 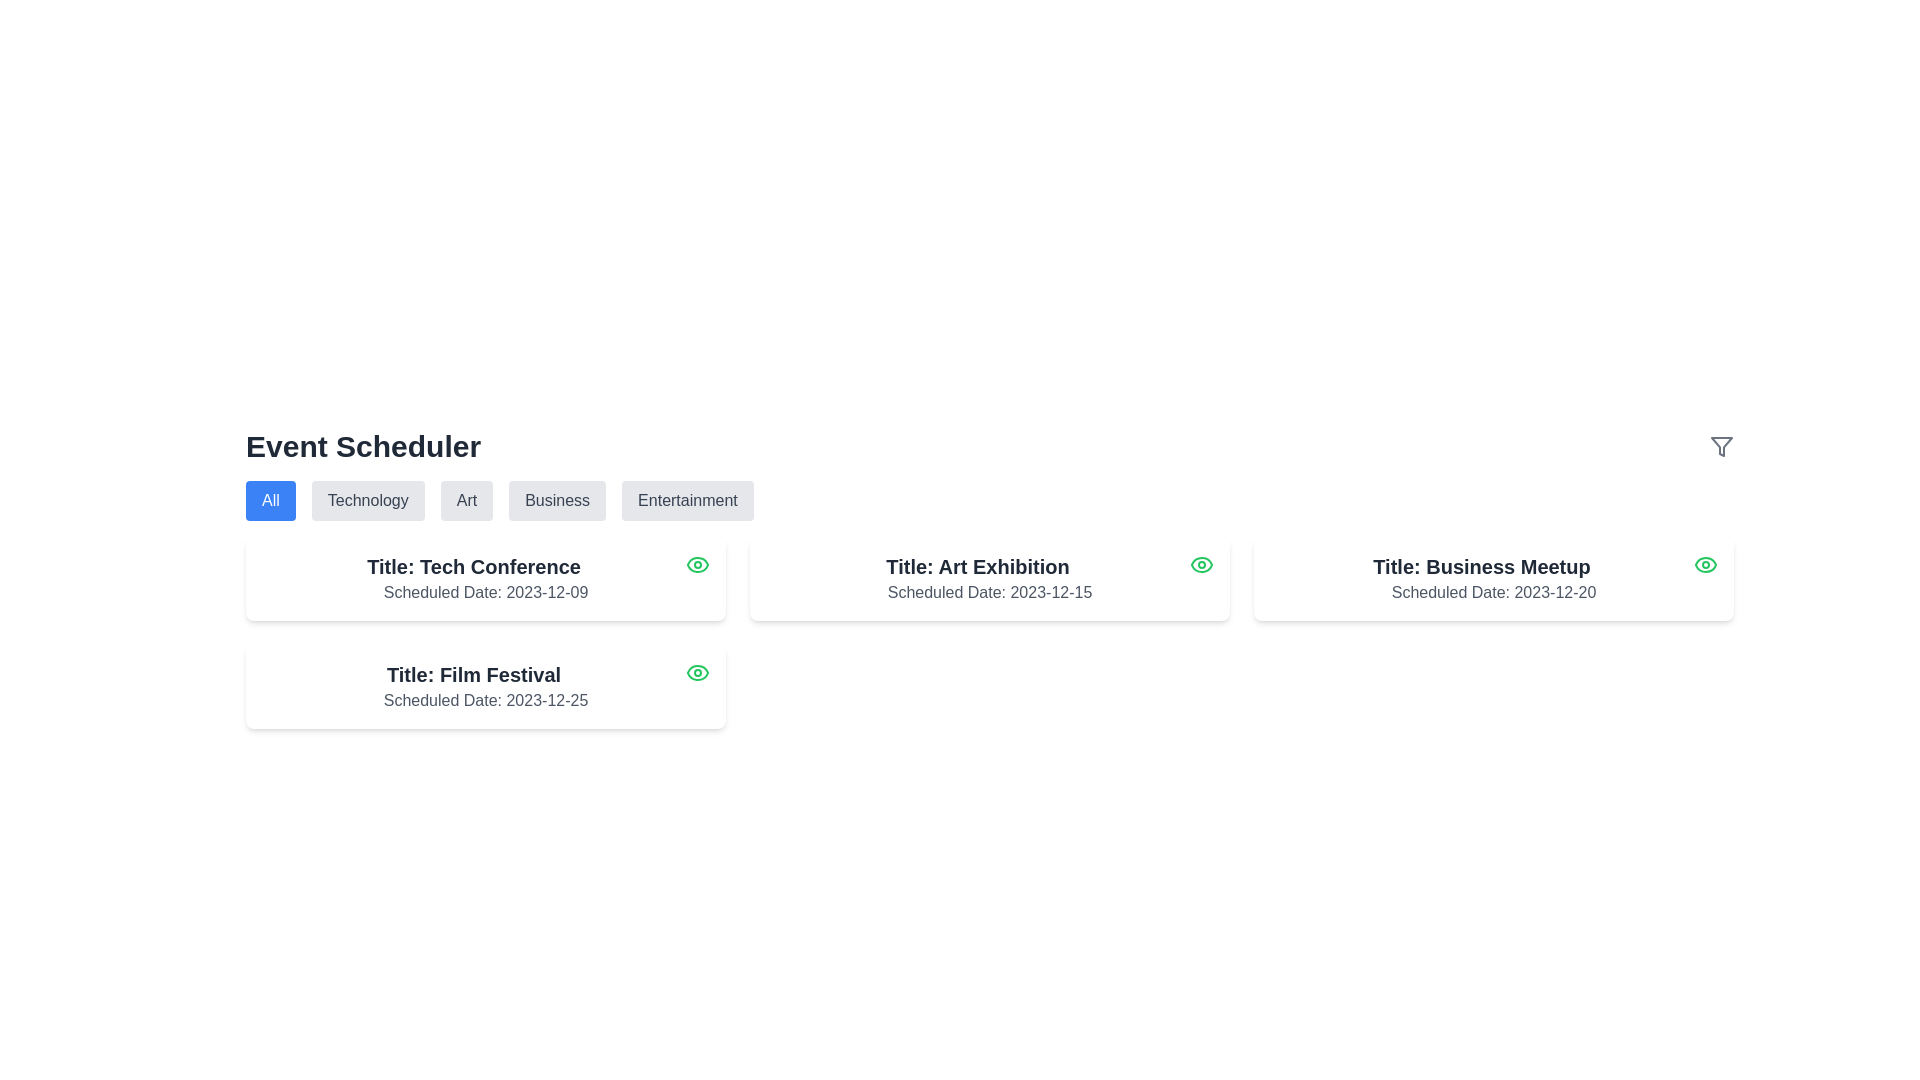 What do you see at coordinates (1493, 592) in the screenshot?
I see `the text label displaying 'Scheduled Date: 2023-12-20', which is styled in gray font and positioned below the heading 'Title: Business Meetup' within the event details card` at bounding box center [1493, 592].